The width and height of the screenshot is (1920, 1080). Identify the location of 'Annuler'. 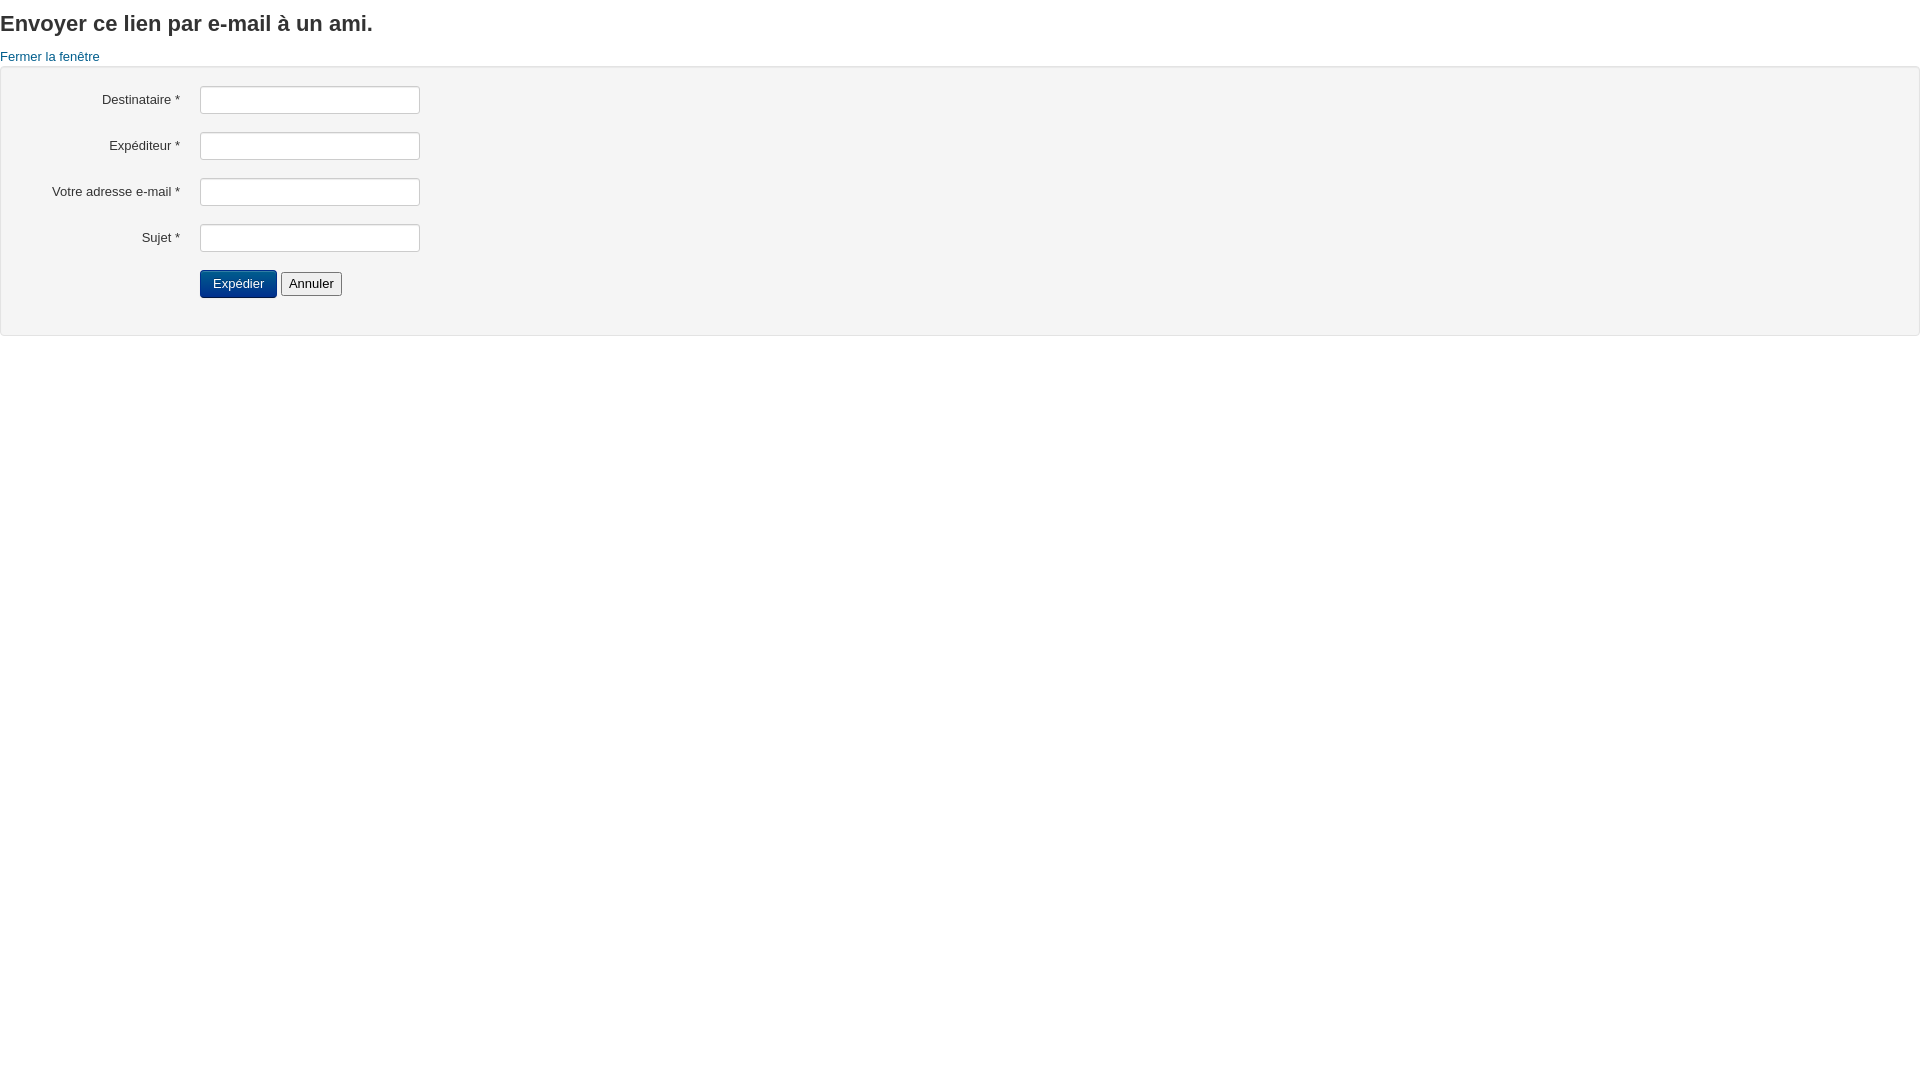
(280, 284).